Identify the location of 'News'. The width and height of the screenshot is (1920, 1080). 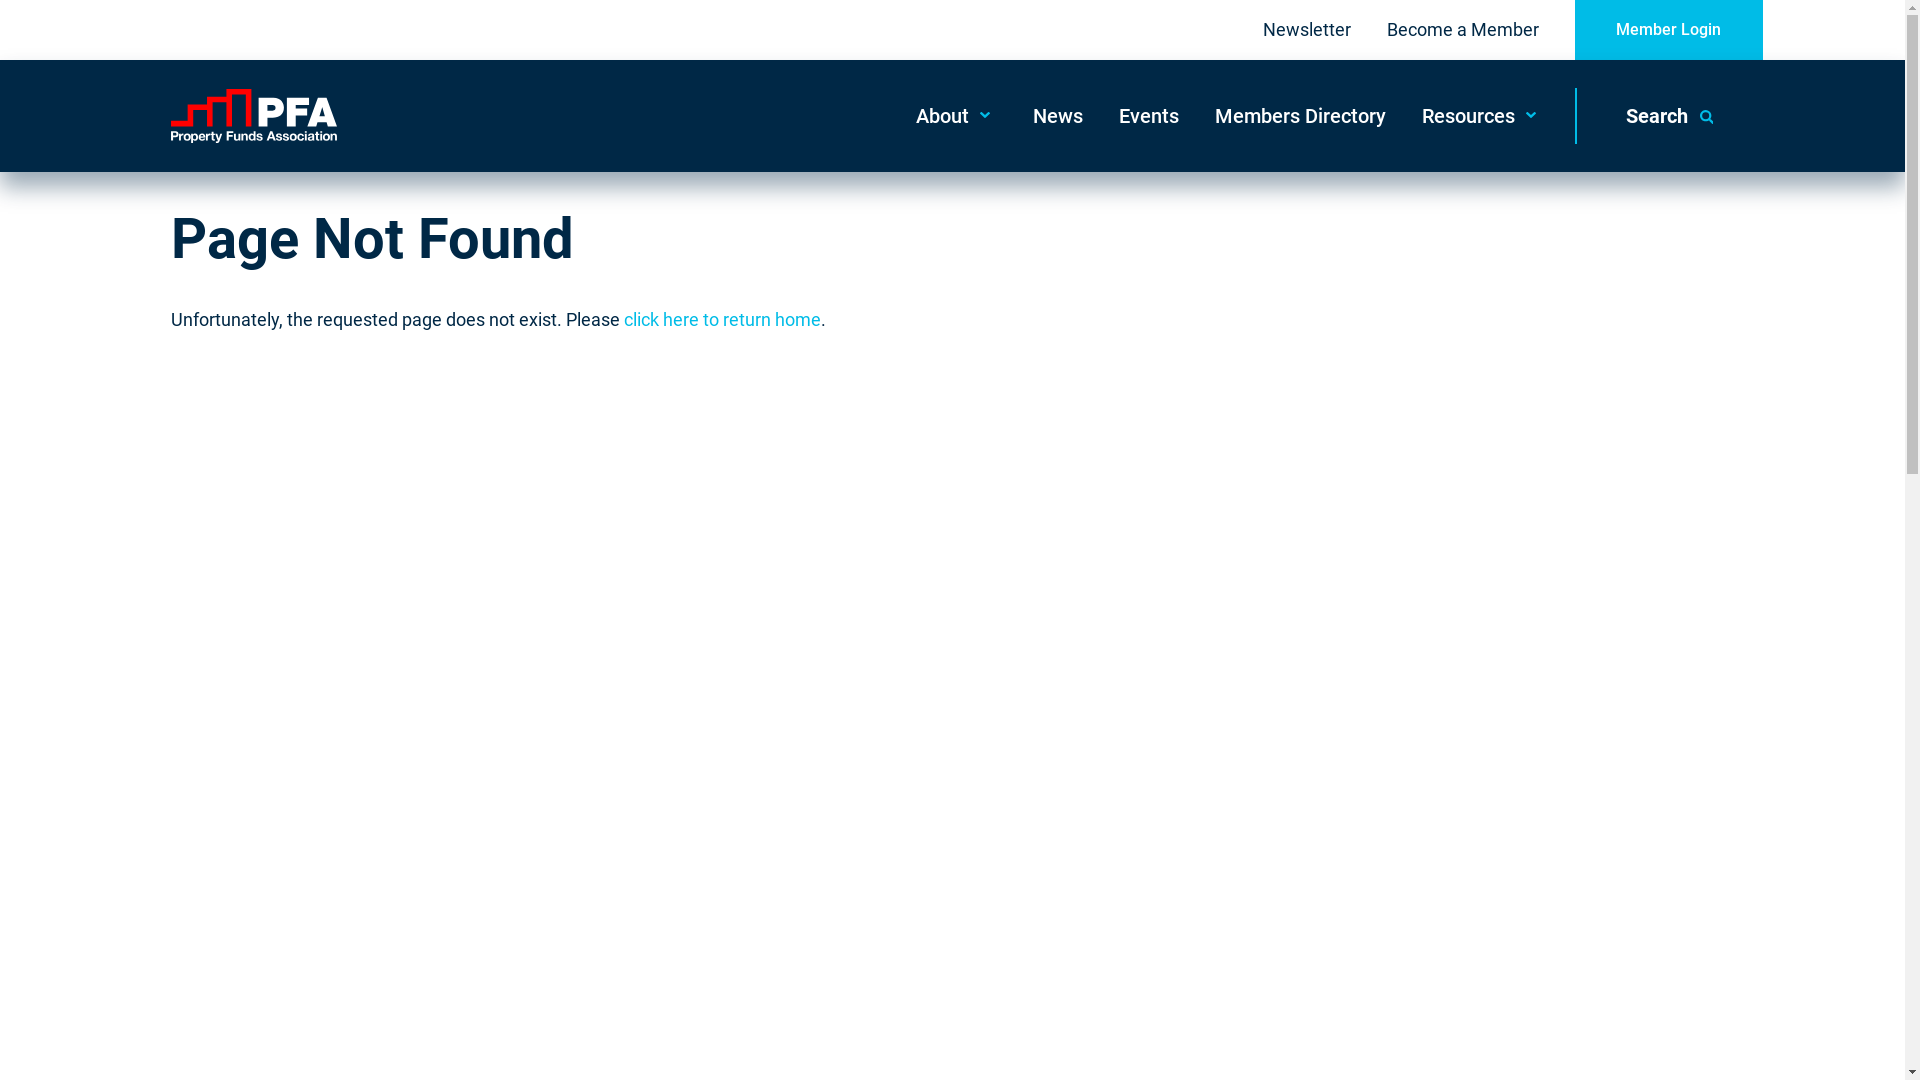
(1055, 115).